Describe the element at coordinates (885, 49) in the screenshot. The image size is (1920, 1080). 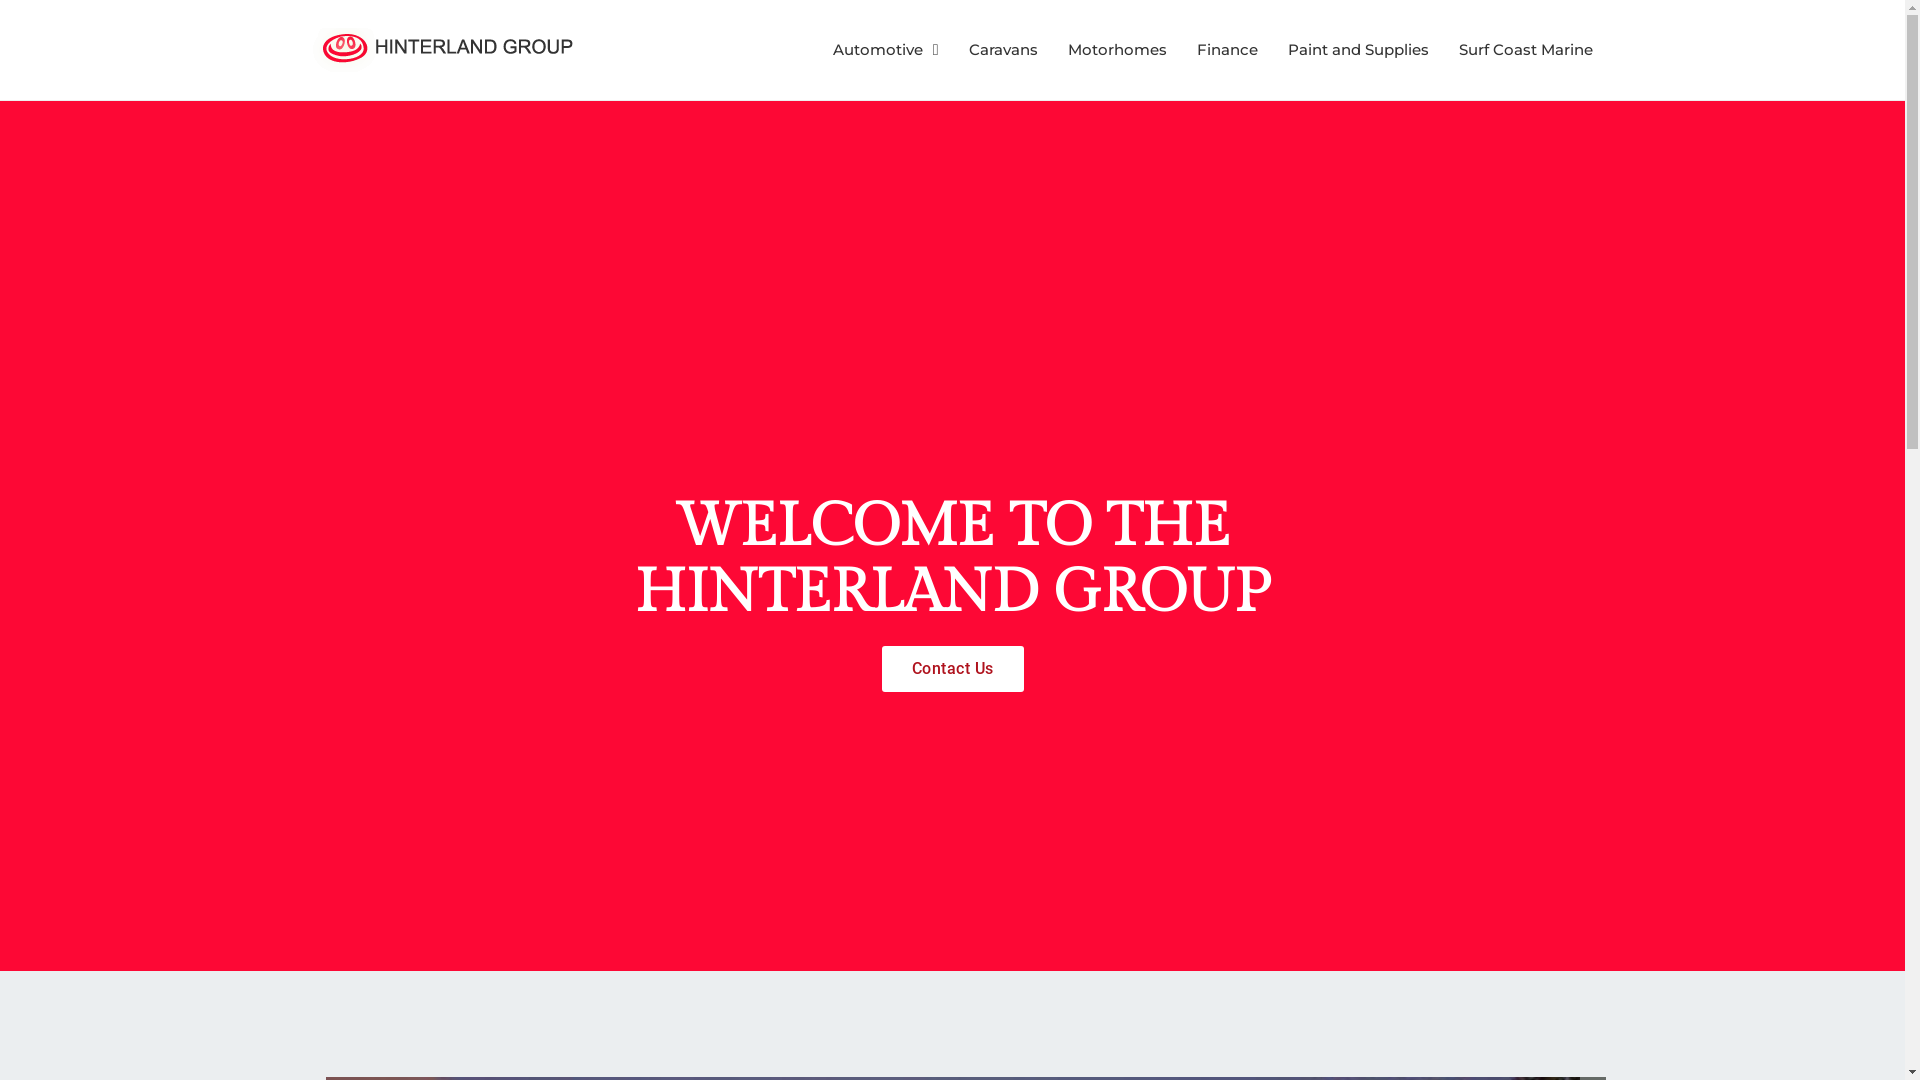
I see `'Automotive'` at that location.